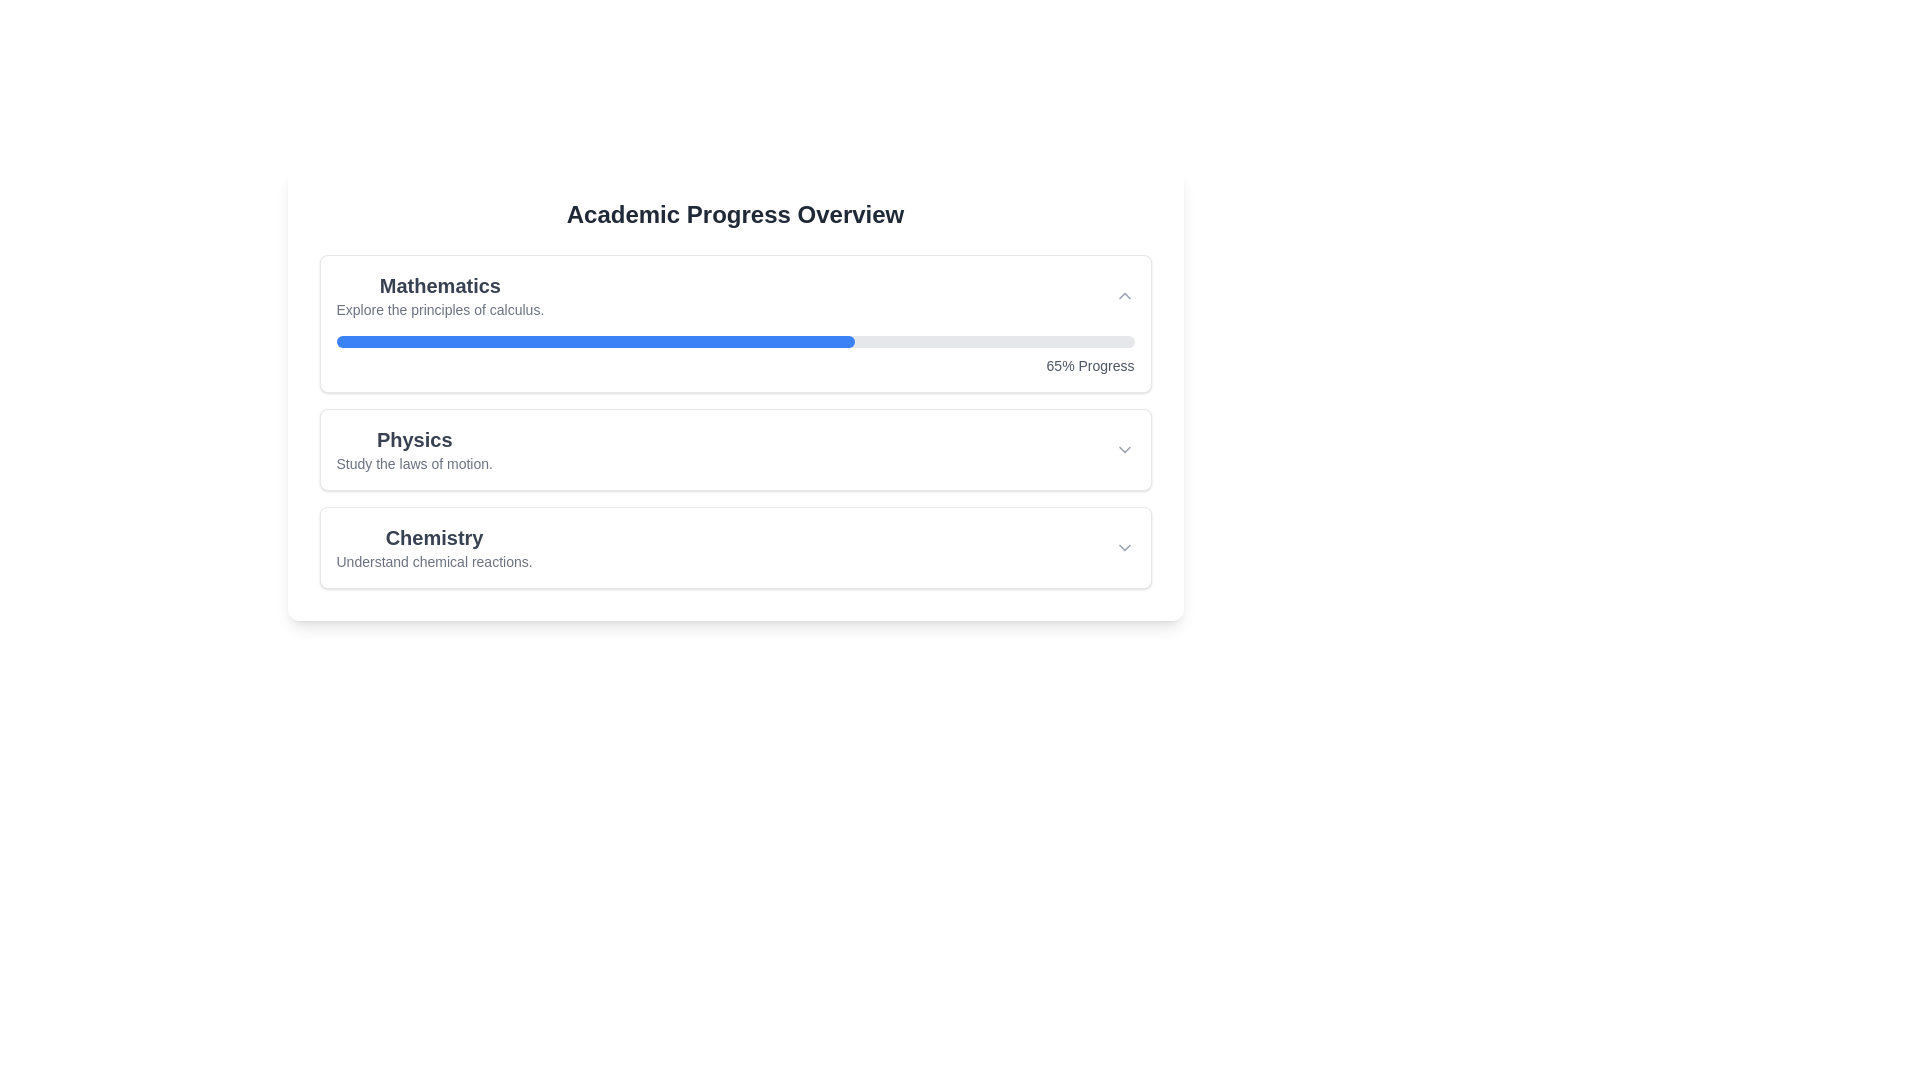 The width and height of the screenshot is (1920, 1080). I want to click on the text label displaying 'Chemistry' in bold and large font located in the bottommost section of the vertical list of content areas, so click(433, 536).